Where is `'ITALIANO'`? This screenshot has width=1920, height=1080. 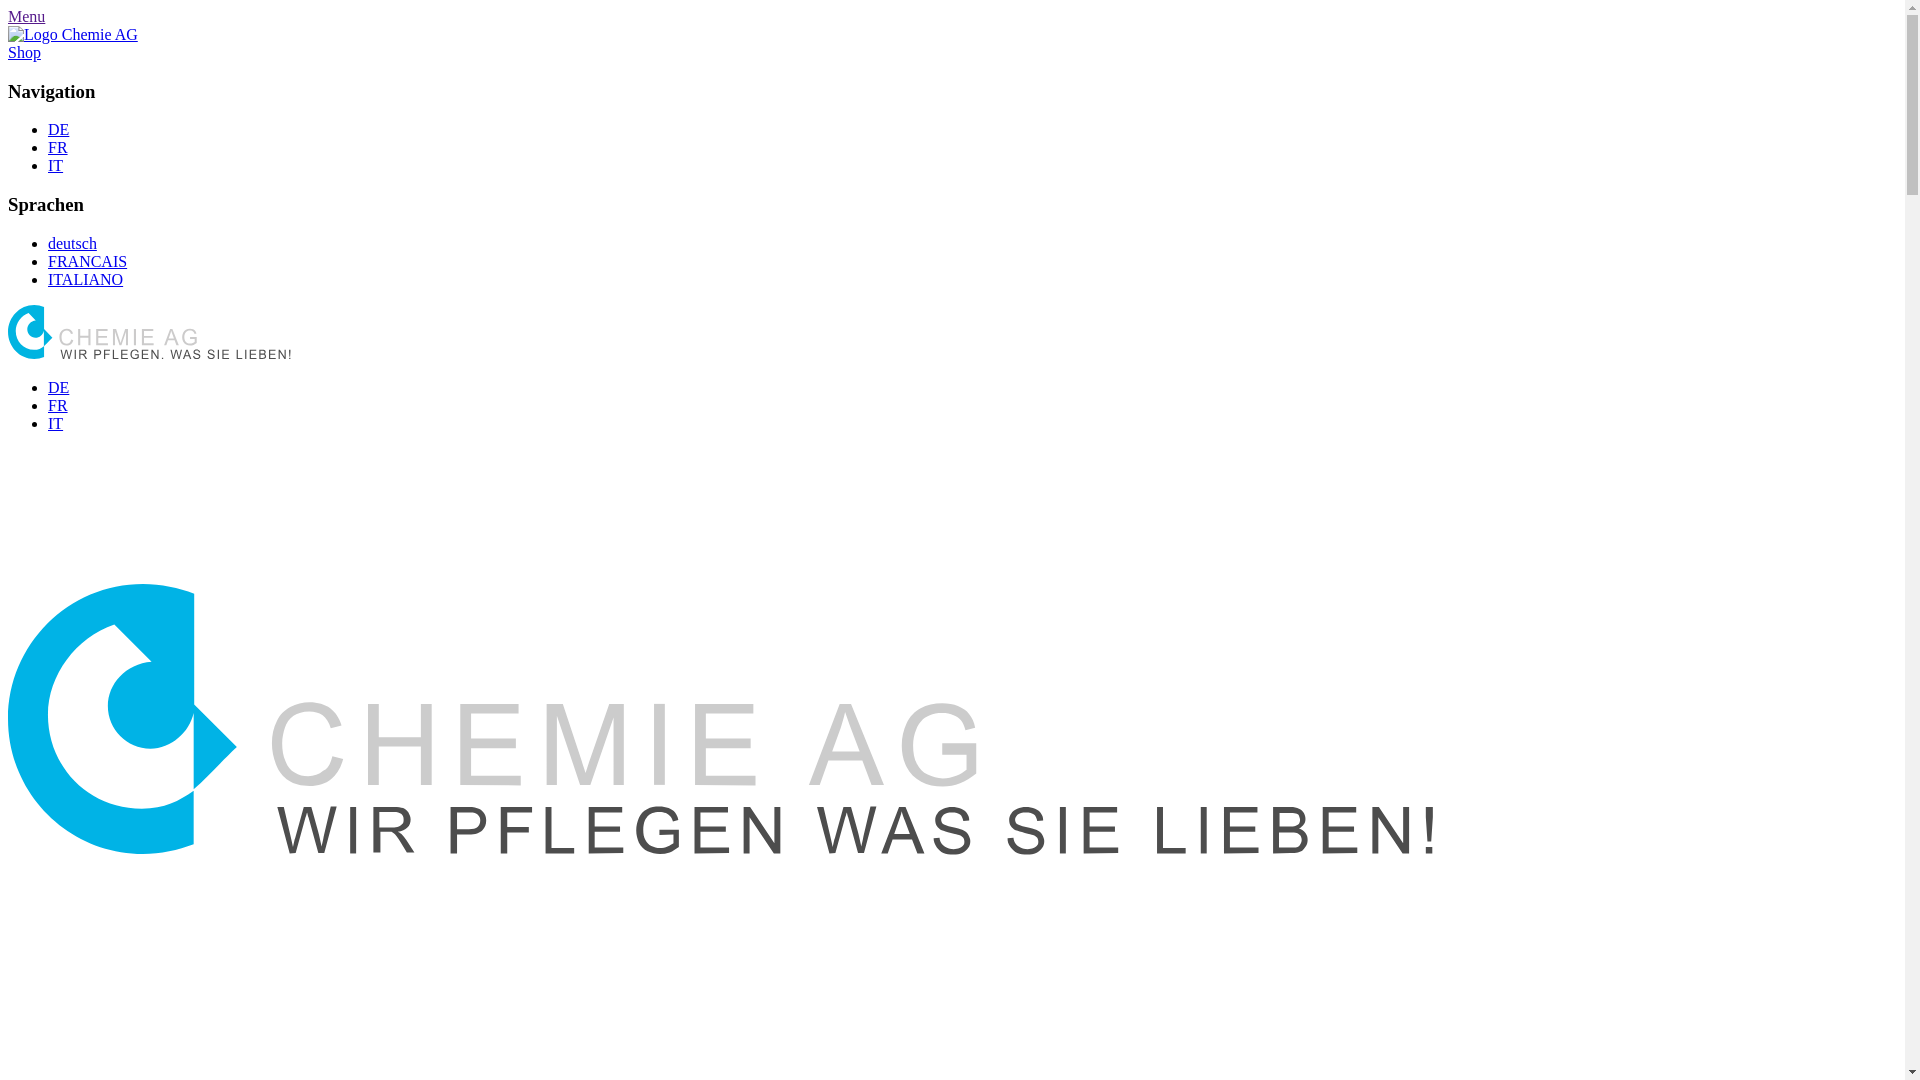
'ITALIANO' is located at coordinates (84, 279).